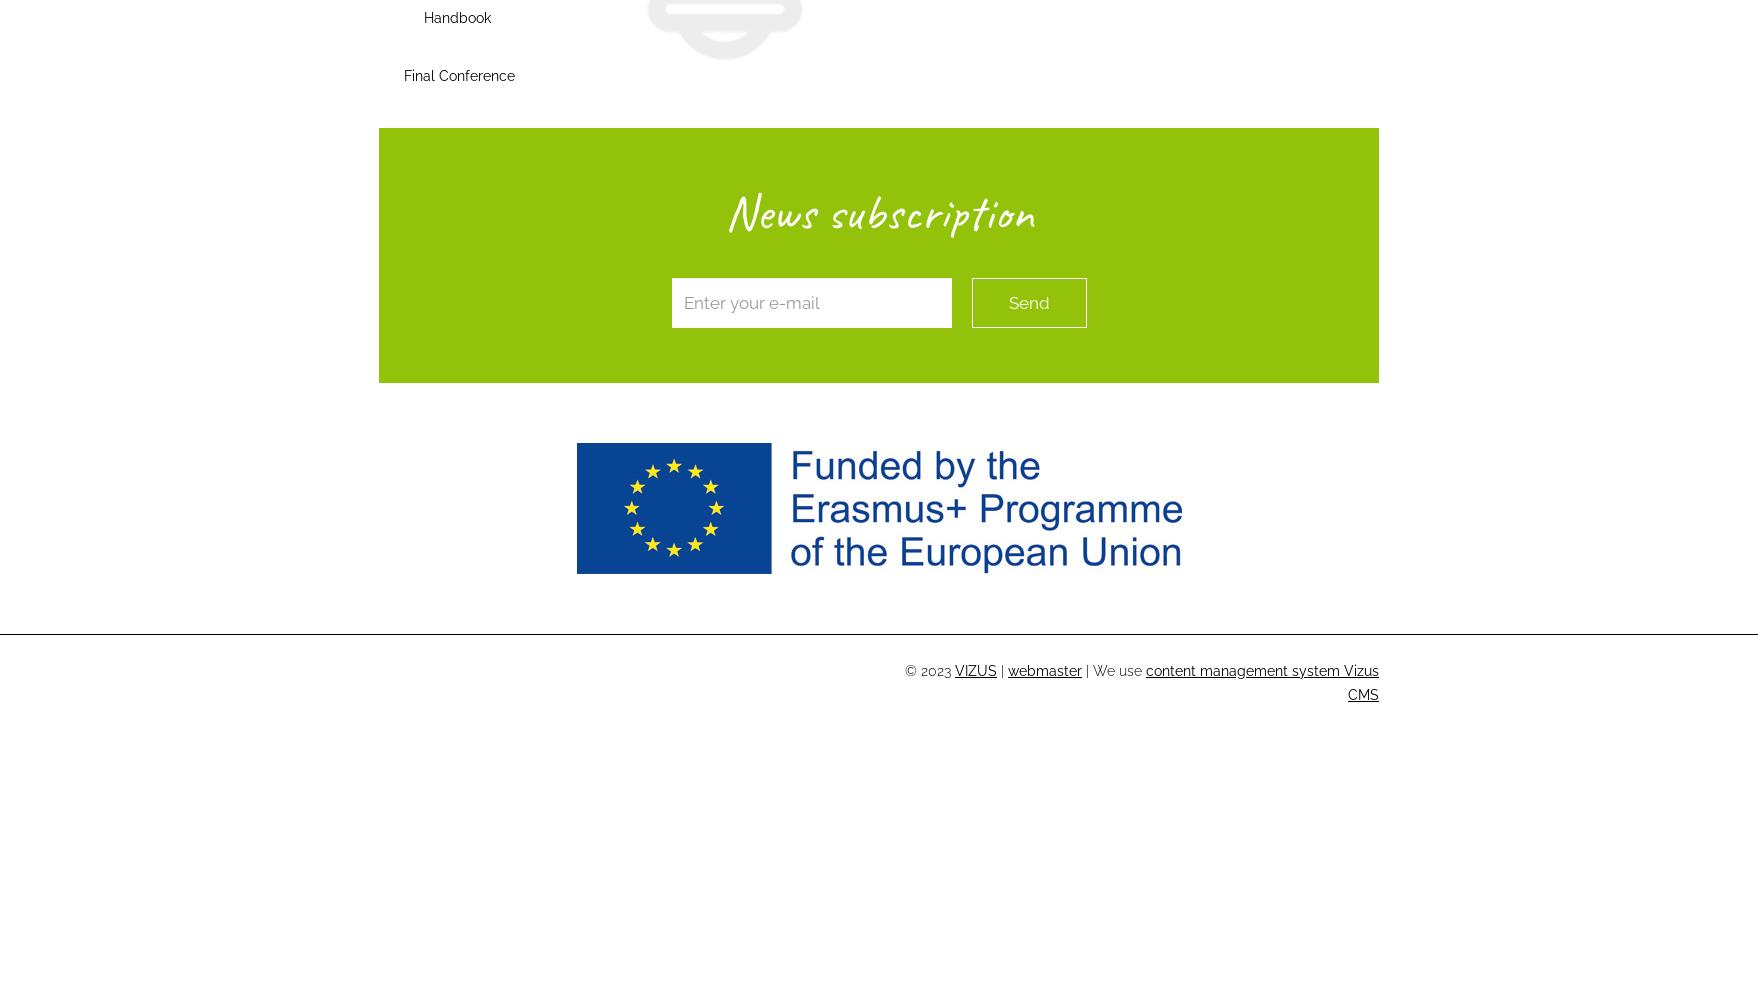 This screenshot has height=1000, width=1758. What do you see at coordinates (1002, 671) in the screenshot?
I see `'|'` at bounding box center [1002, 671].